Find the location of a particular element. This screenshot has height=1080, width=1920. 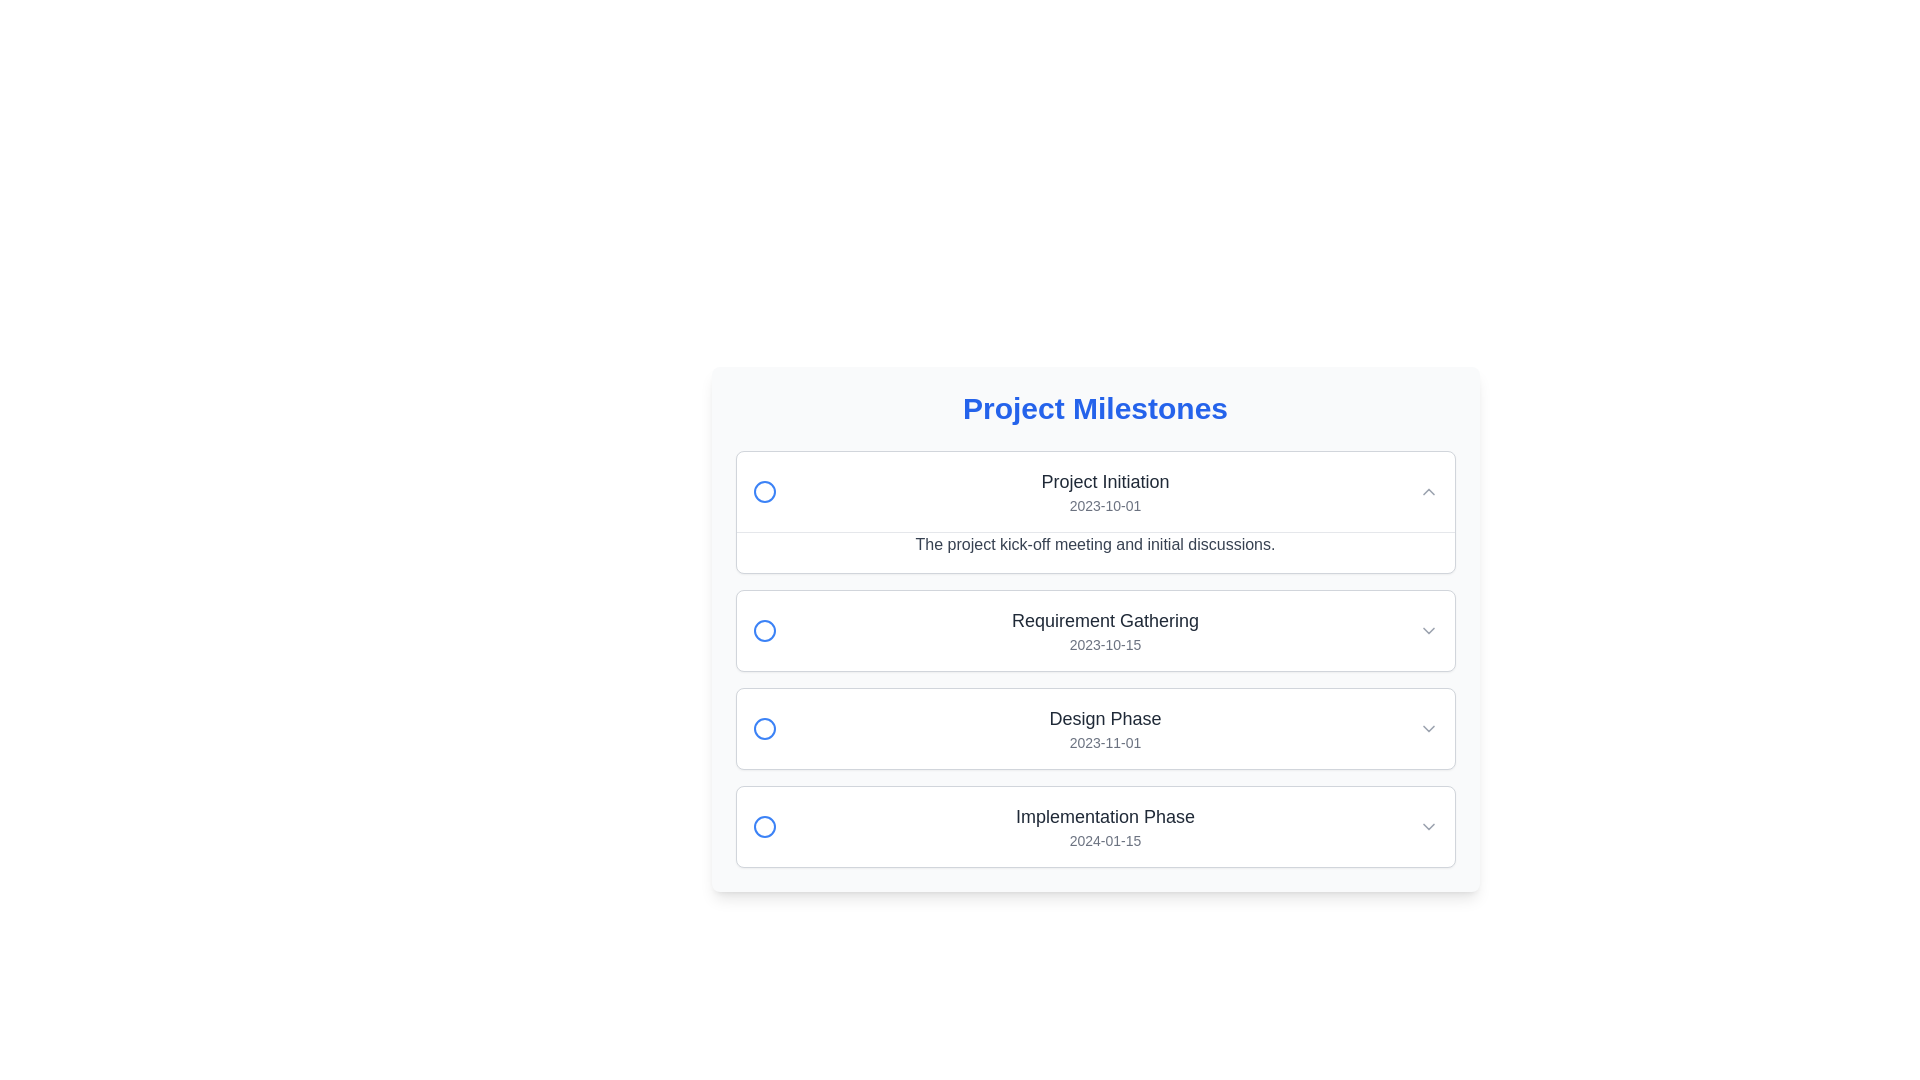

the text displaying '2023-10-01' located under the 'Project Initiation' heading in the 'Project Milestones' section is located at coordinates (1104, 504).